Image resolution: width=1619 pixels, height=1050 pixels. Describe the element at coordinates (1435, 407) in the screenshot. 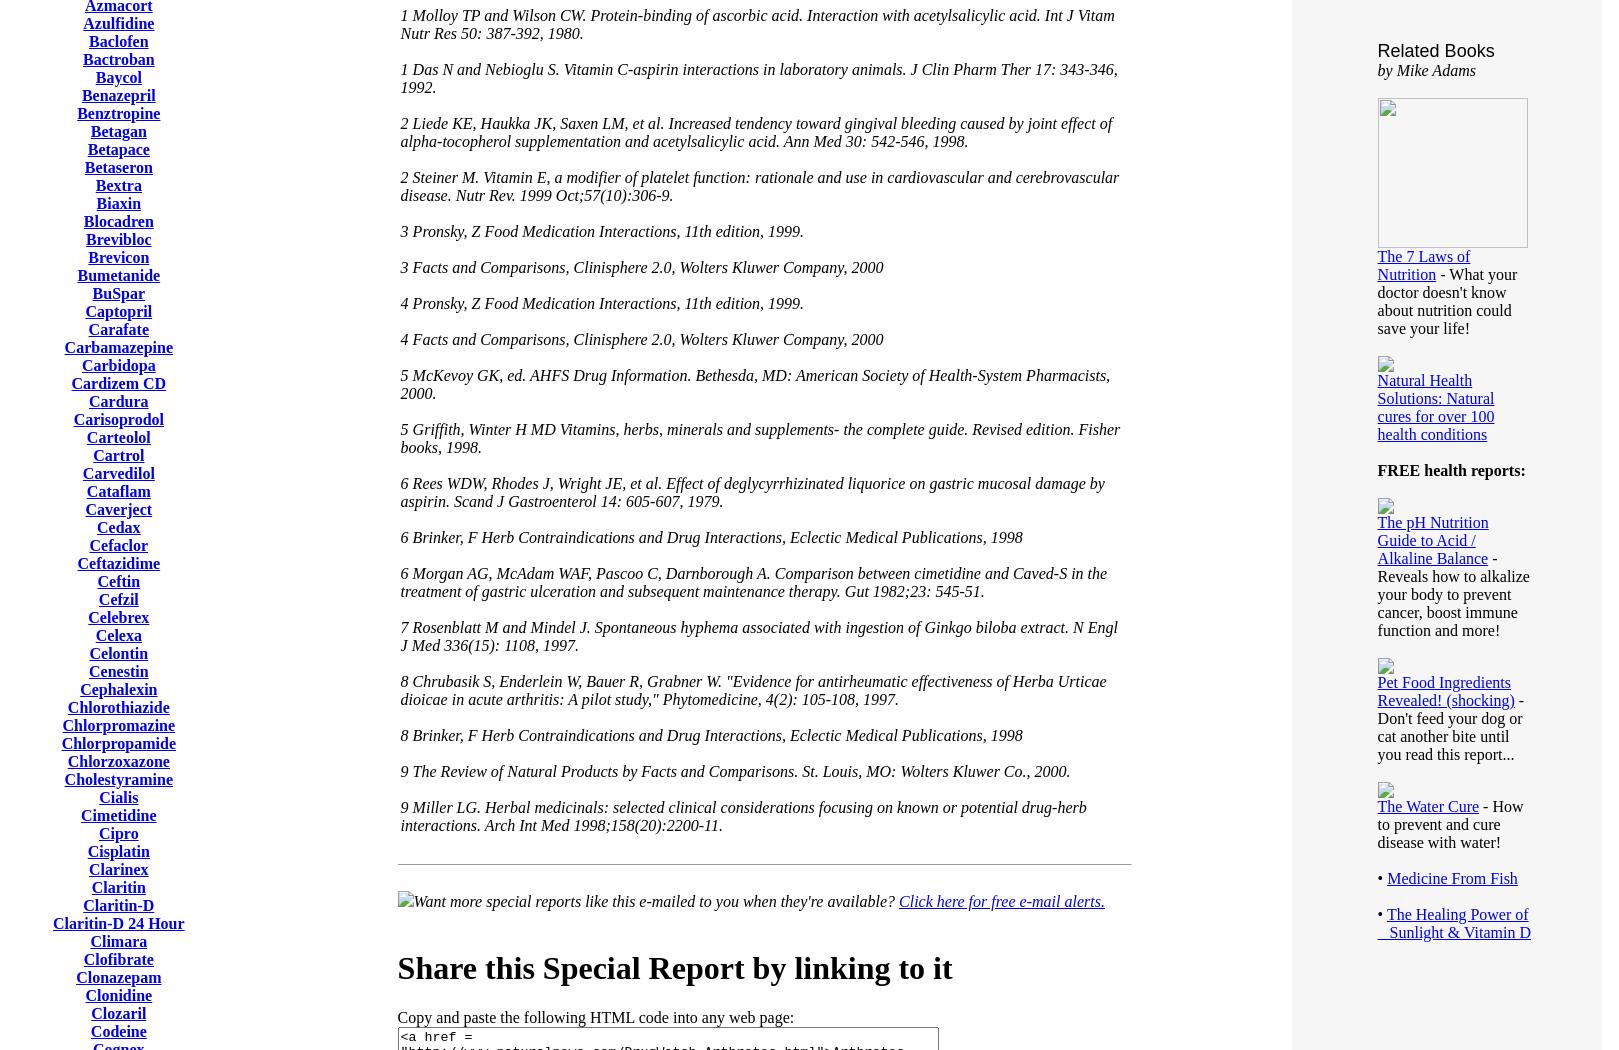

I see `'Natural Health Solutions: Natural cures for over 100 health conditions'` at that location.